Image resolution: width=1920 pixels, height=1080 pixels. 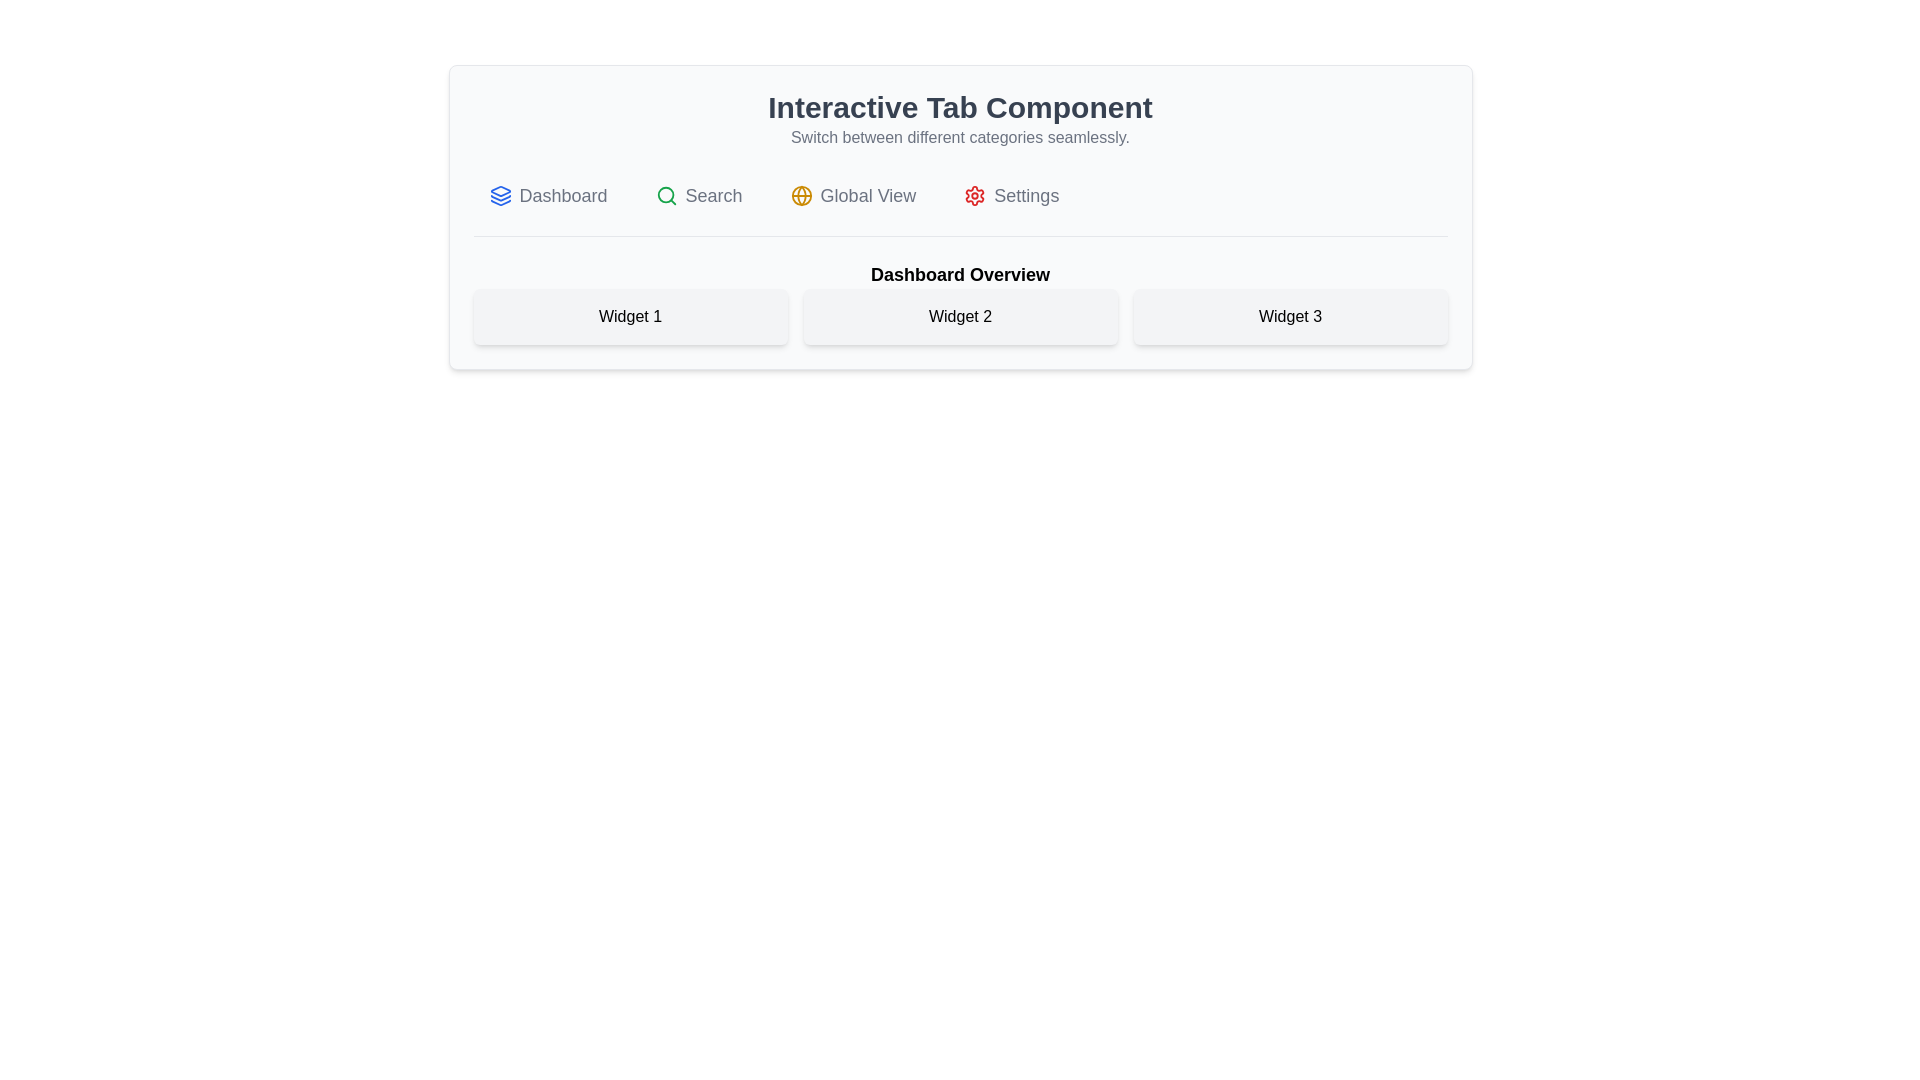 I want to click on the search button with icon and text located between the 'Dashboard' button and the 'Global View' button, below the title 'Interactive Tab Component', so click(x=699, y=196).